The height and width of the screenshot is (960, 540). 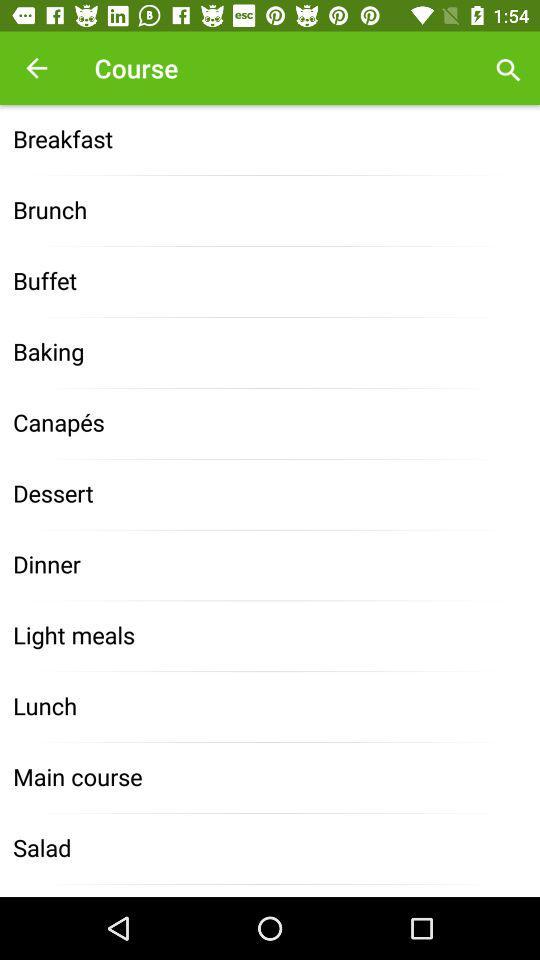 What do you see at coordinates (270, 889) in the screenshot?
I see `sandwich icon` at bounding box center [270, 889].